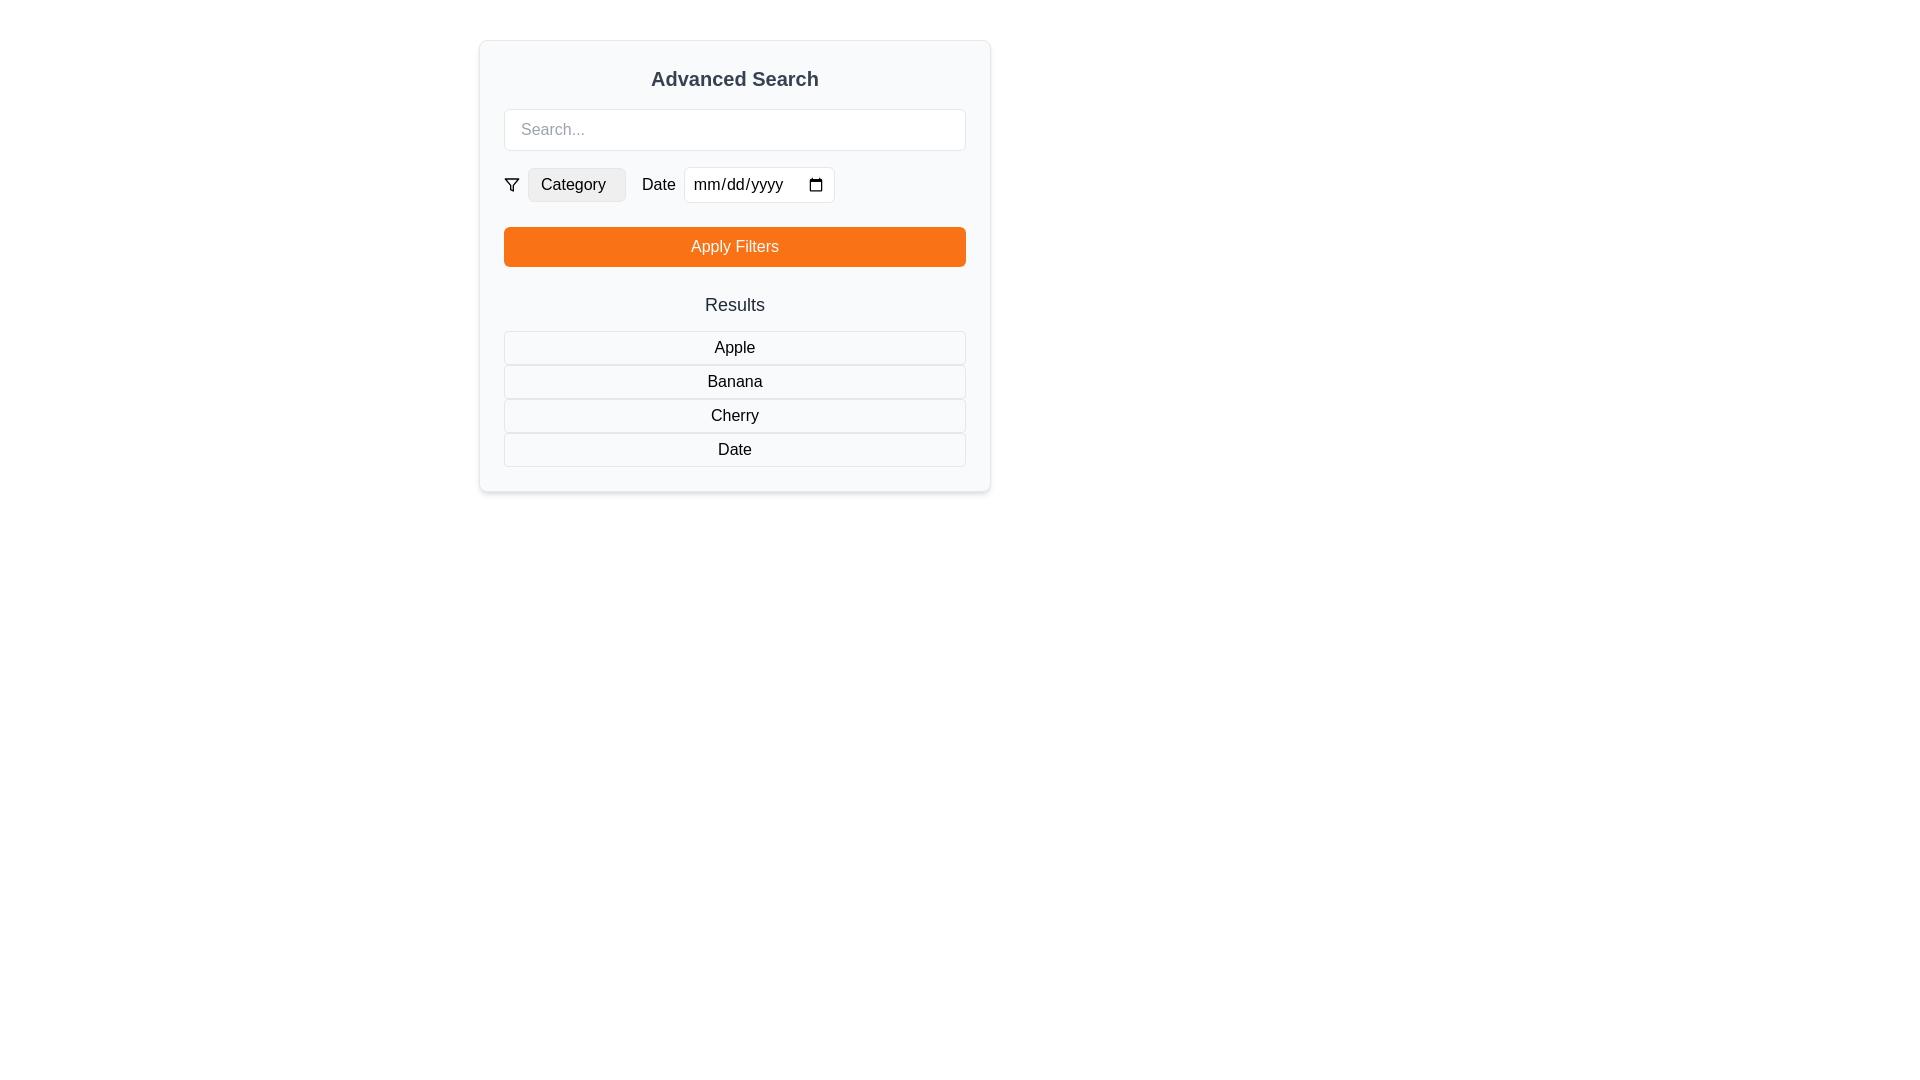 Image resolution: width=1920 pixels, height=1080 pixels. I want to click on the Text Display Box labeled 'Apple', which is the first element in the 'Results' category, styled with a light background and black centered text, so click(733, 346).